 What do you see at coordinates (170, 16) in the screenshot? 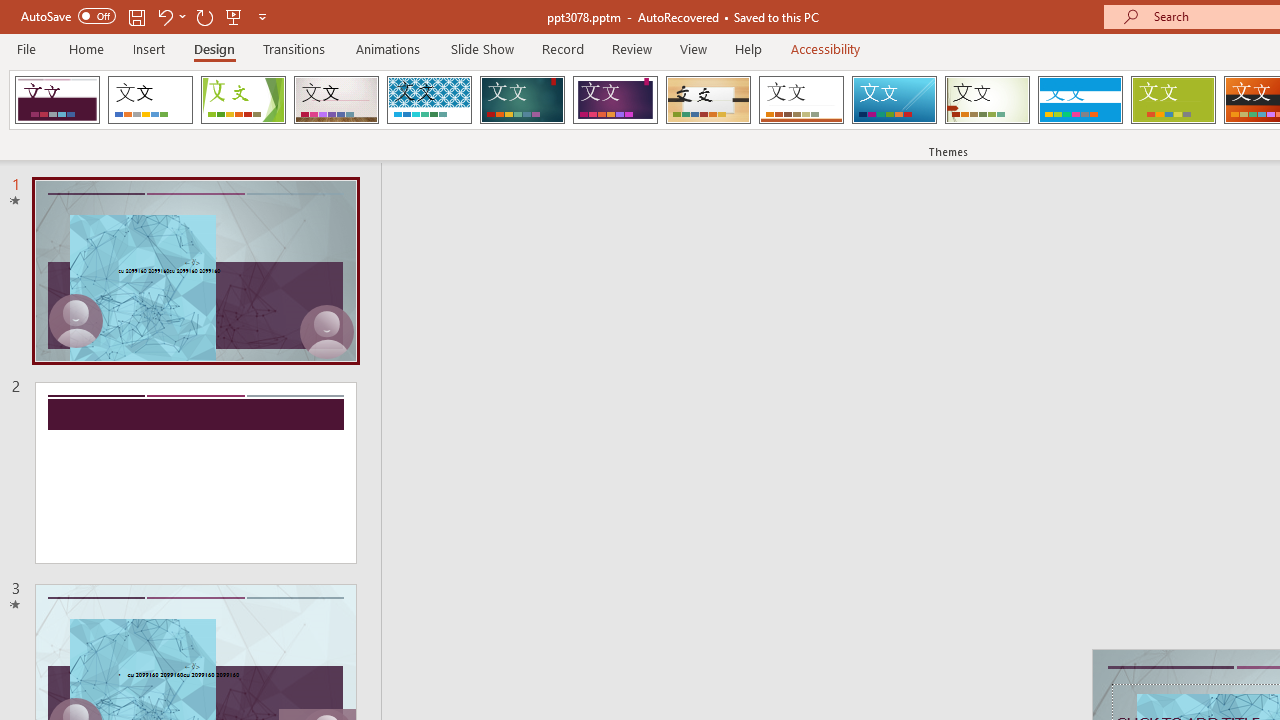
I see `'Undo'` at bounding box center [170, 16].